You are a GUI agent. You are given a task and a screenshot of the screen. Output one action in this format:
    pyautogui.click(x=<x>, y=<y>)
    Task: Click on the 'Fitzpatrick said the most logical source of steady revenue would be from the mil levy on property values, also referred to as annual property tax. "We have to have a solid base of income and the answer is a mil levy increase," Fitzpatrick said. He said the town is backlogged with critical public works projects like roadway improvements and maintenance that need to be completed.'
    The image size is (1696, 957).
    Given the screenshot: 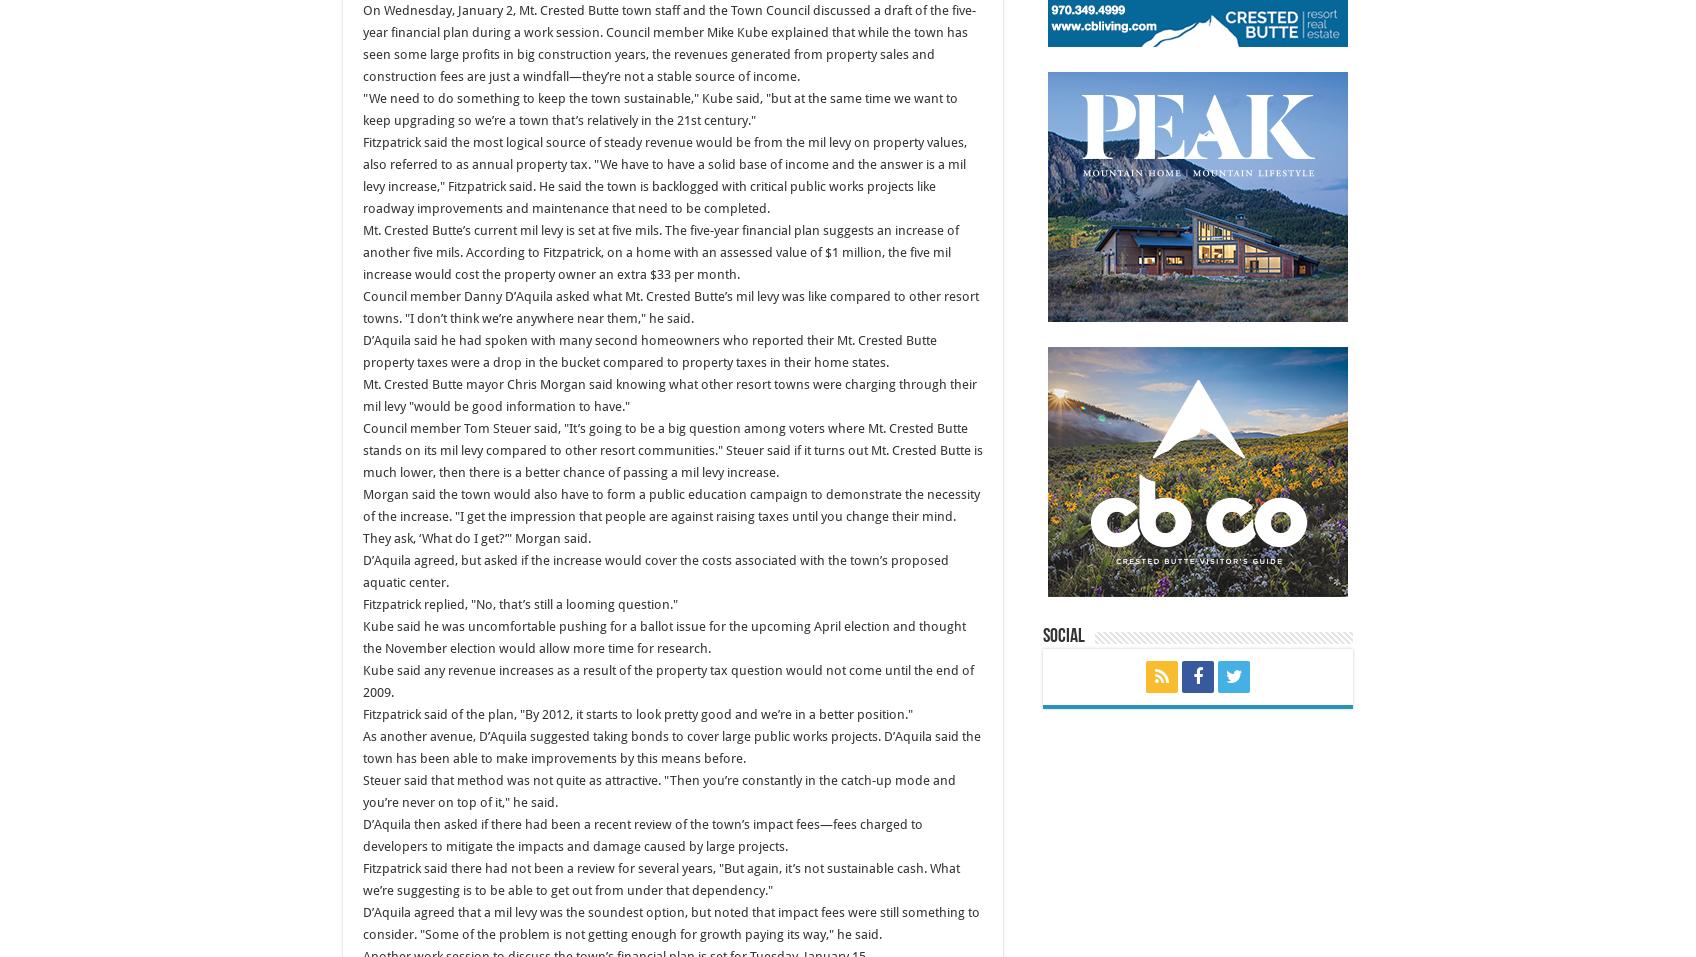 What is the action you would take?
    pyautogui.click(x=664, y=175)
    